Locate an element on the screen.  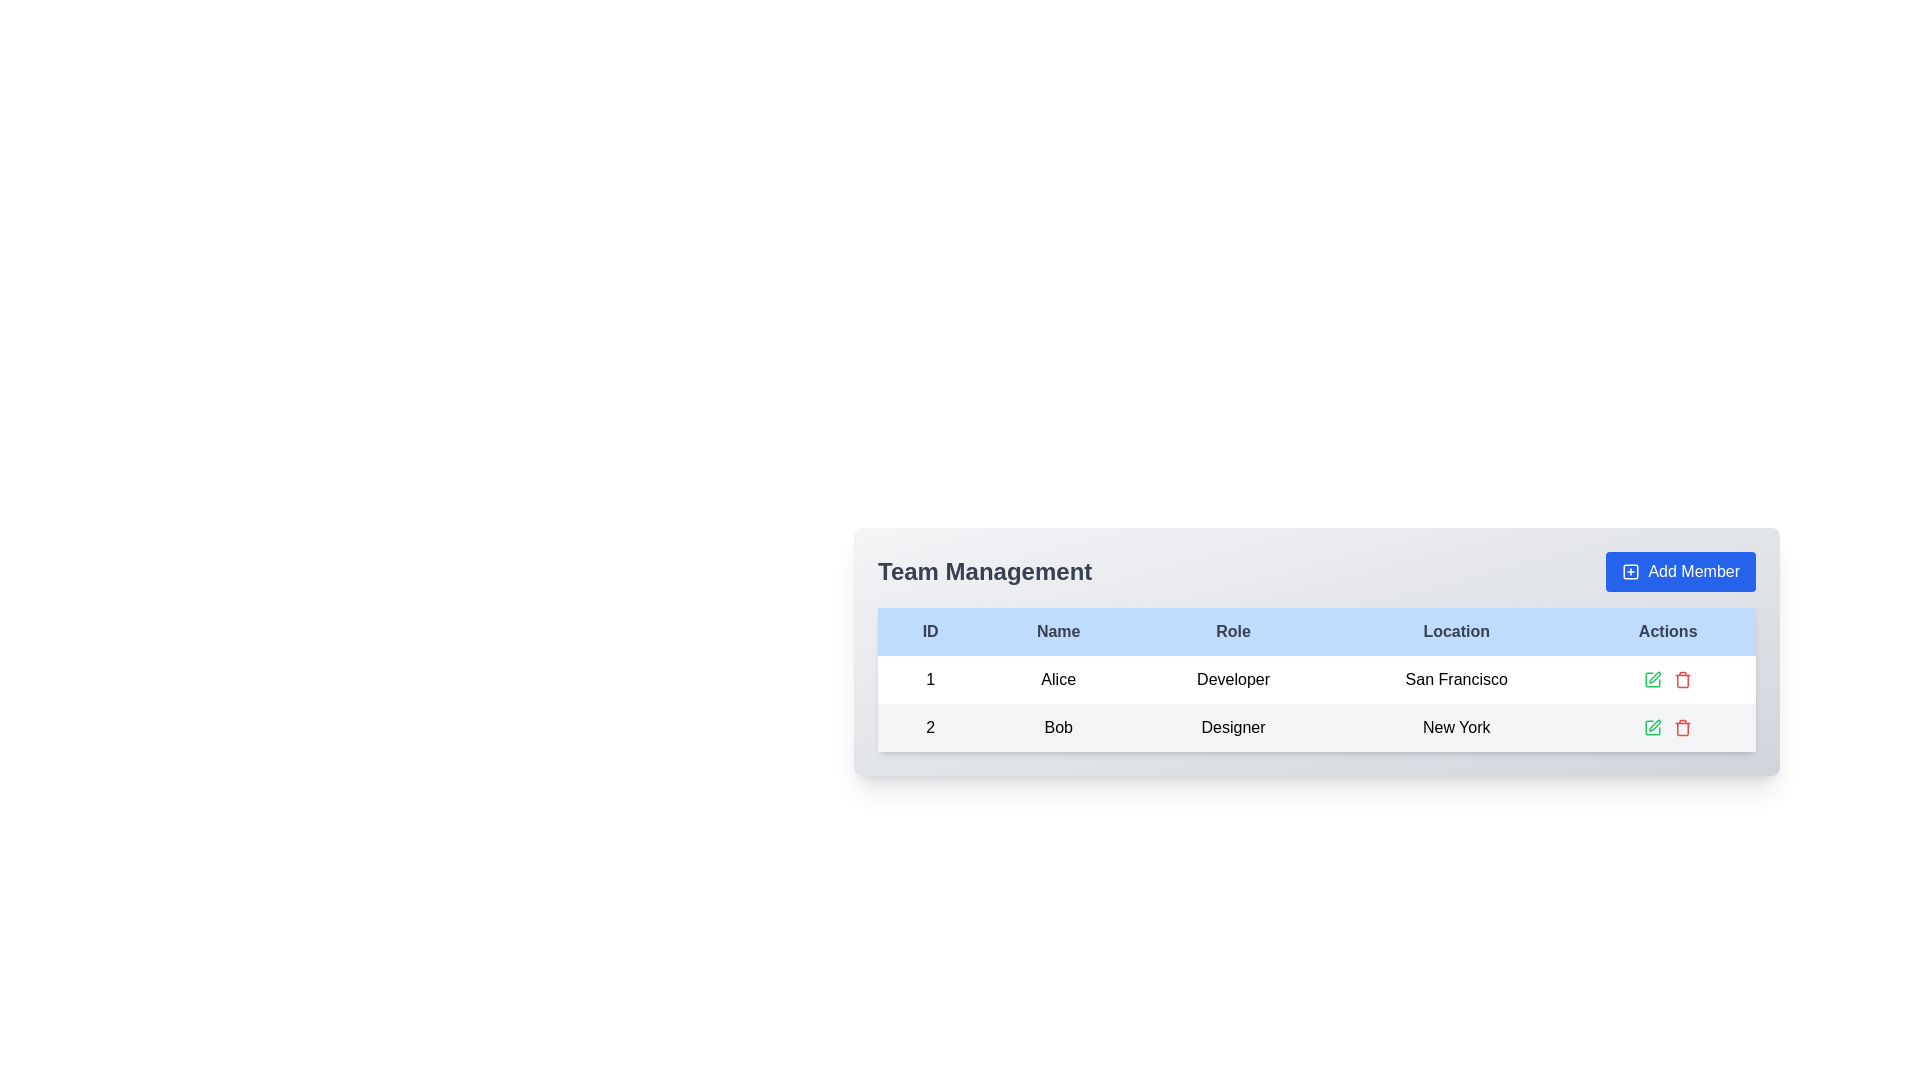
the 'Location' text element in the first row of the table corresponding to user 'Alice', which is positioned in the fourth column between the 'Role' and 'Actions' columns is located at coordinates (1456, 678).